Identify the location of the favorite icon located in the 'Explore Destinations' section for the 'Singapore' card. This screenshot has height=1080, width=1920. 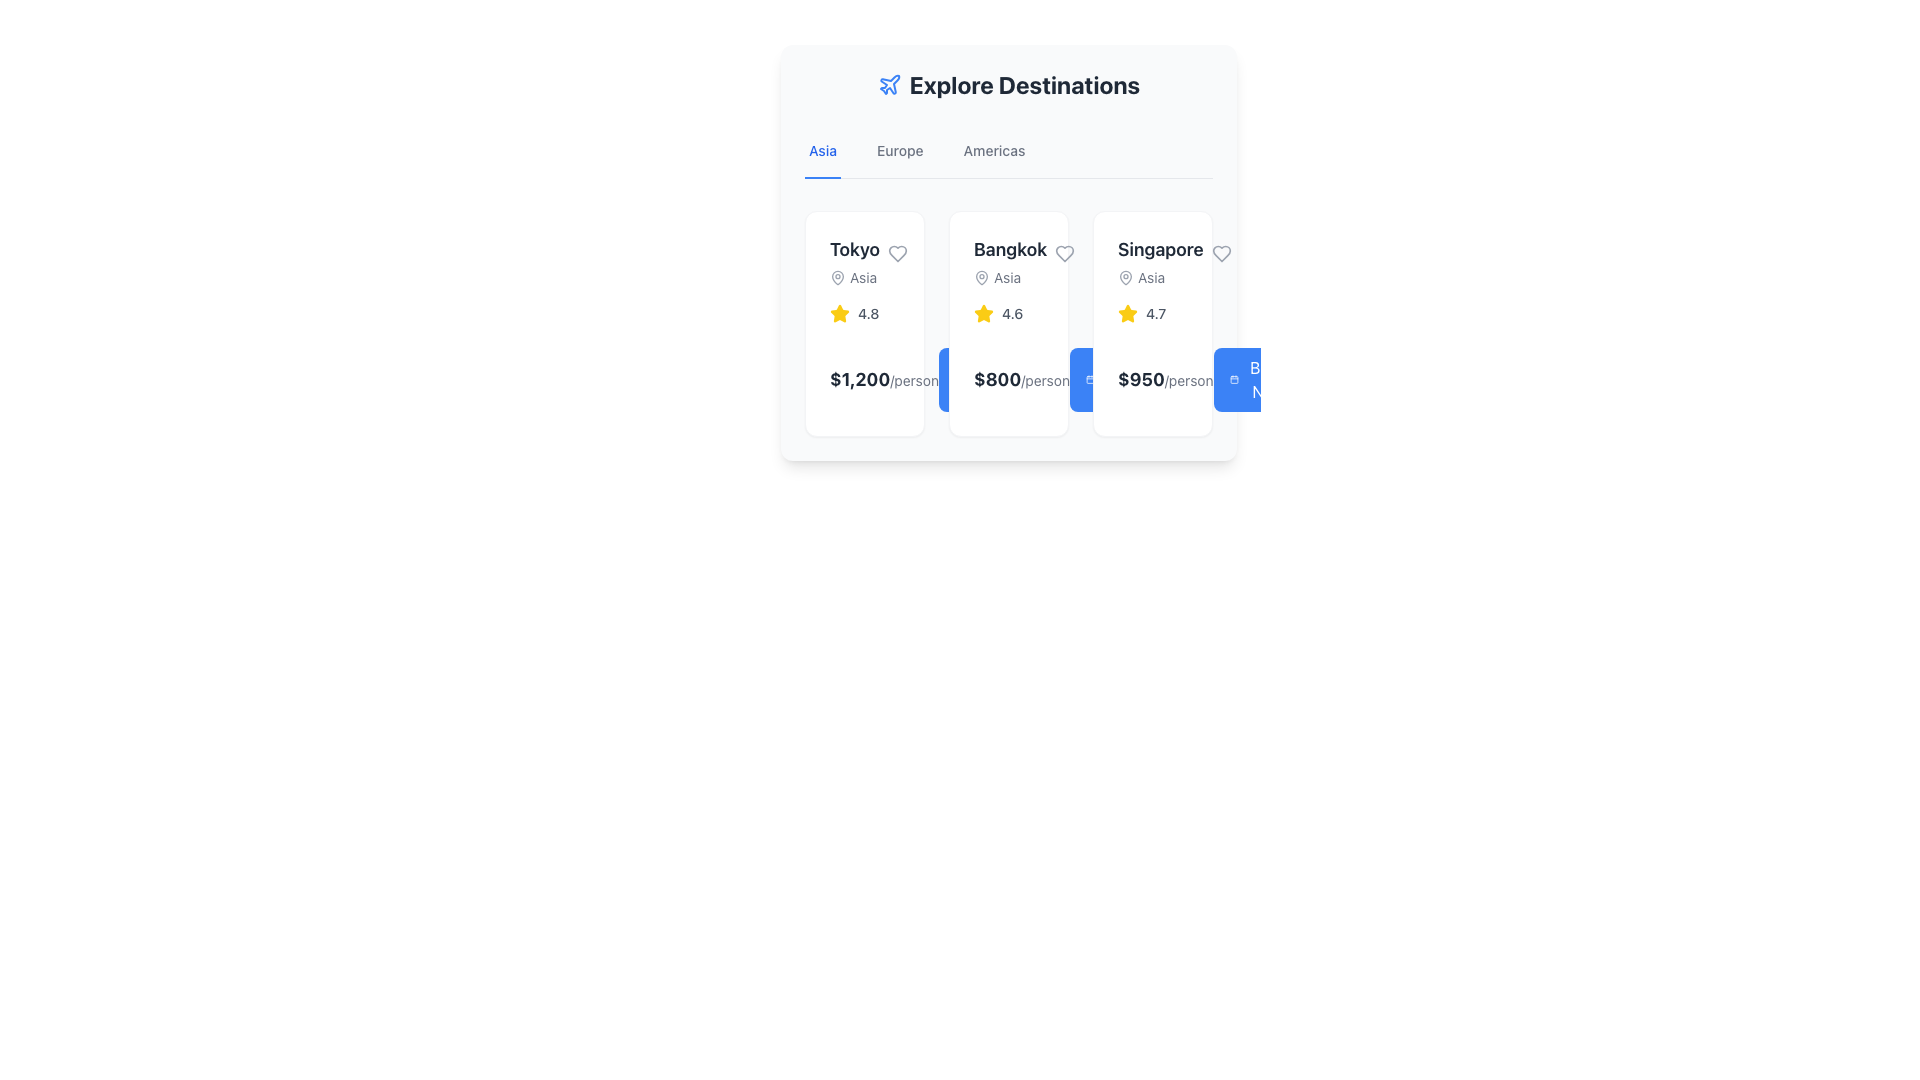
(1220, 253).